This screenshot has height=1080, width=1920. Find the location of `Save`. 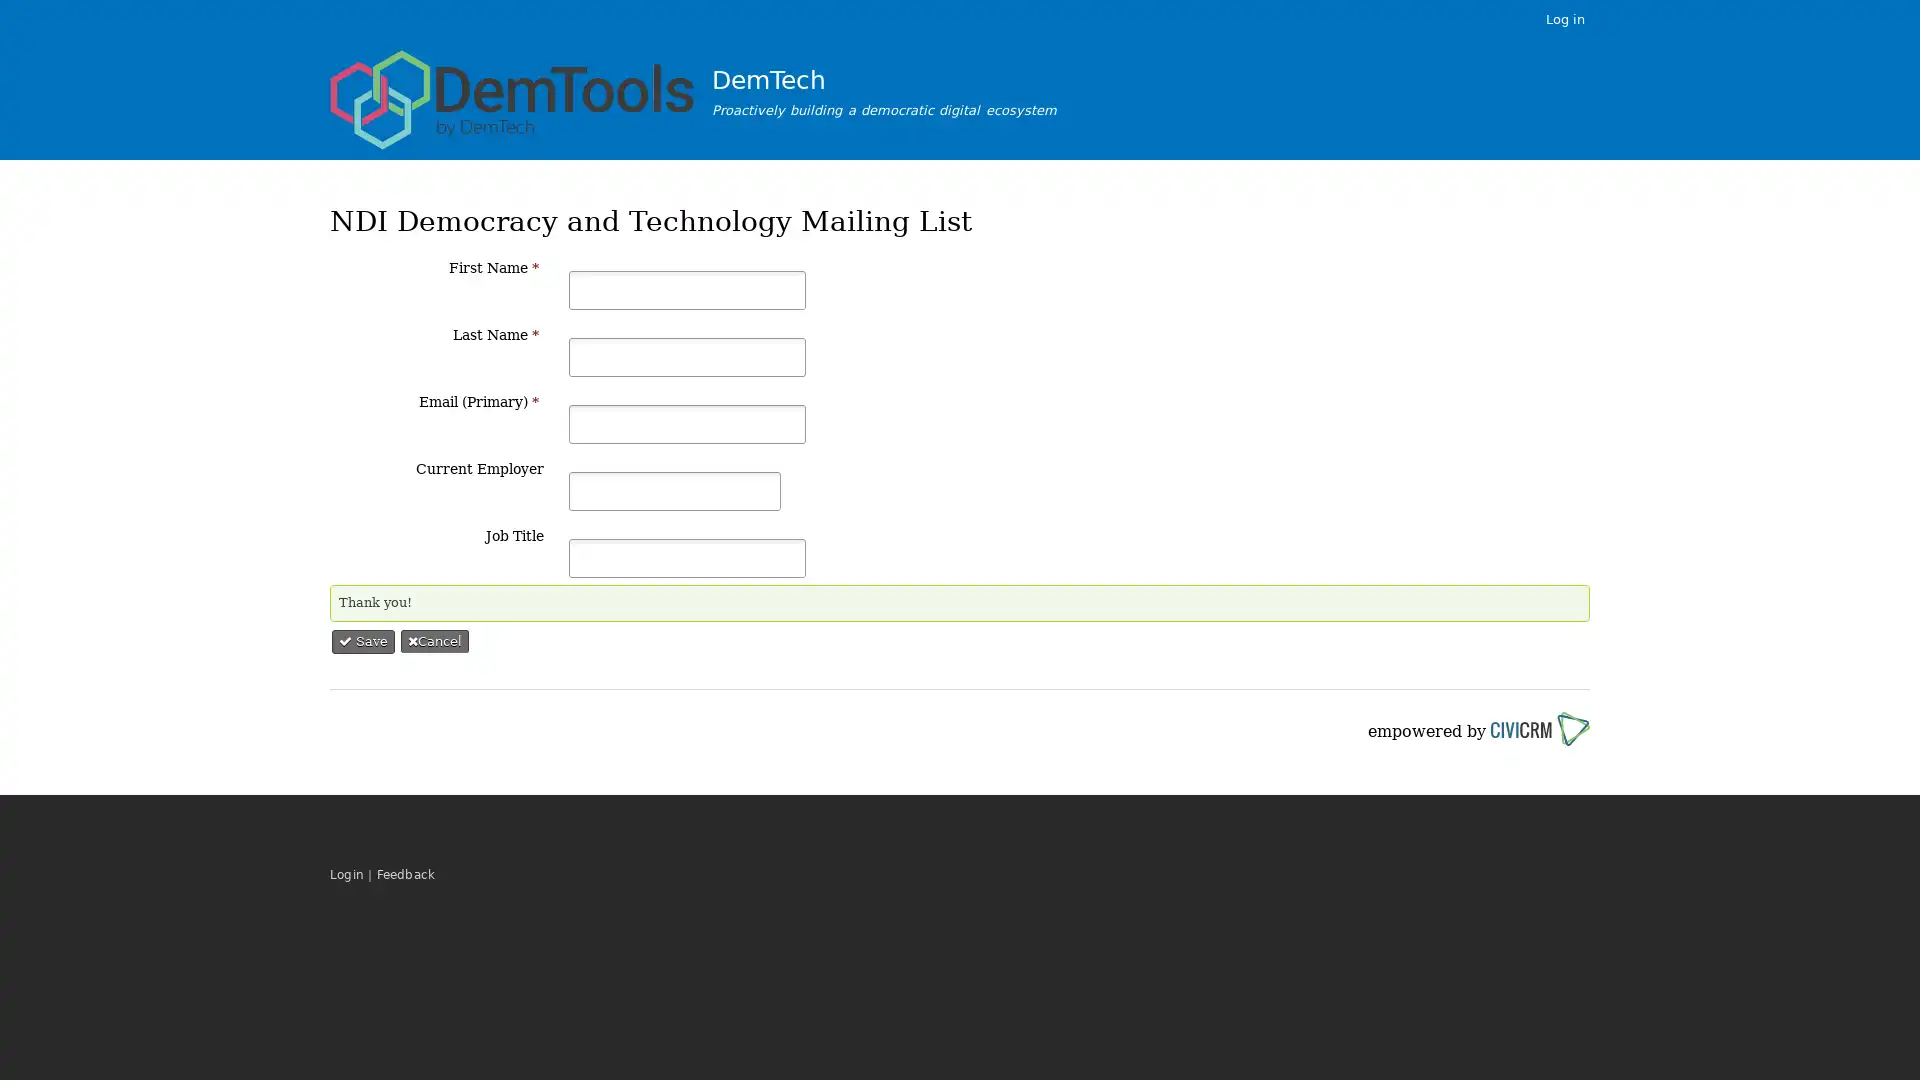

Save is located at coordinates (363, 641).